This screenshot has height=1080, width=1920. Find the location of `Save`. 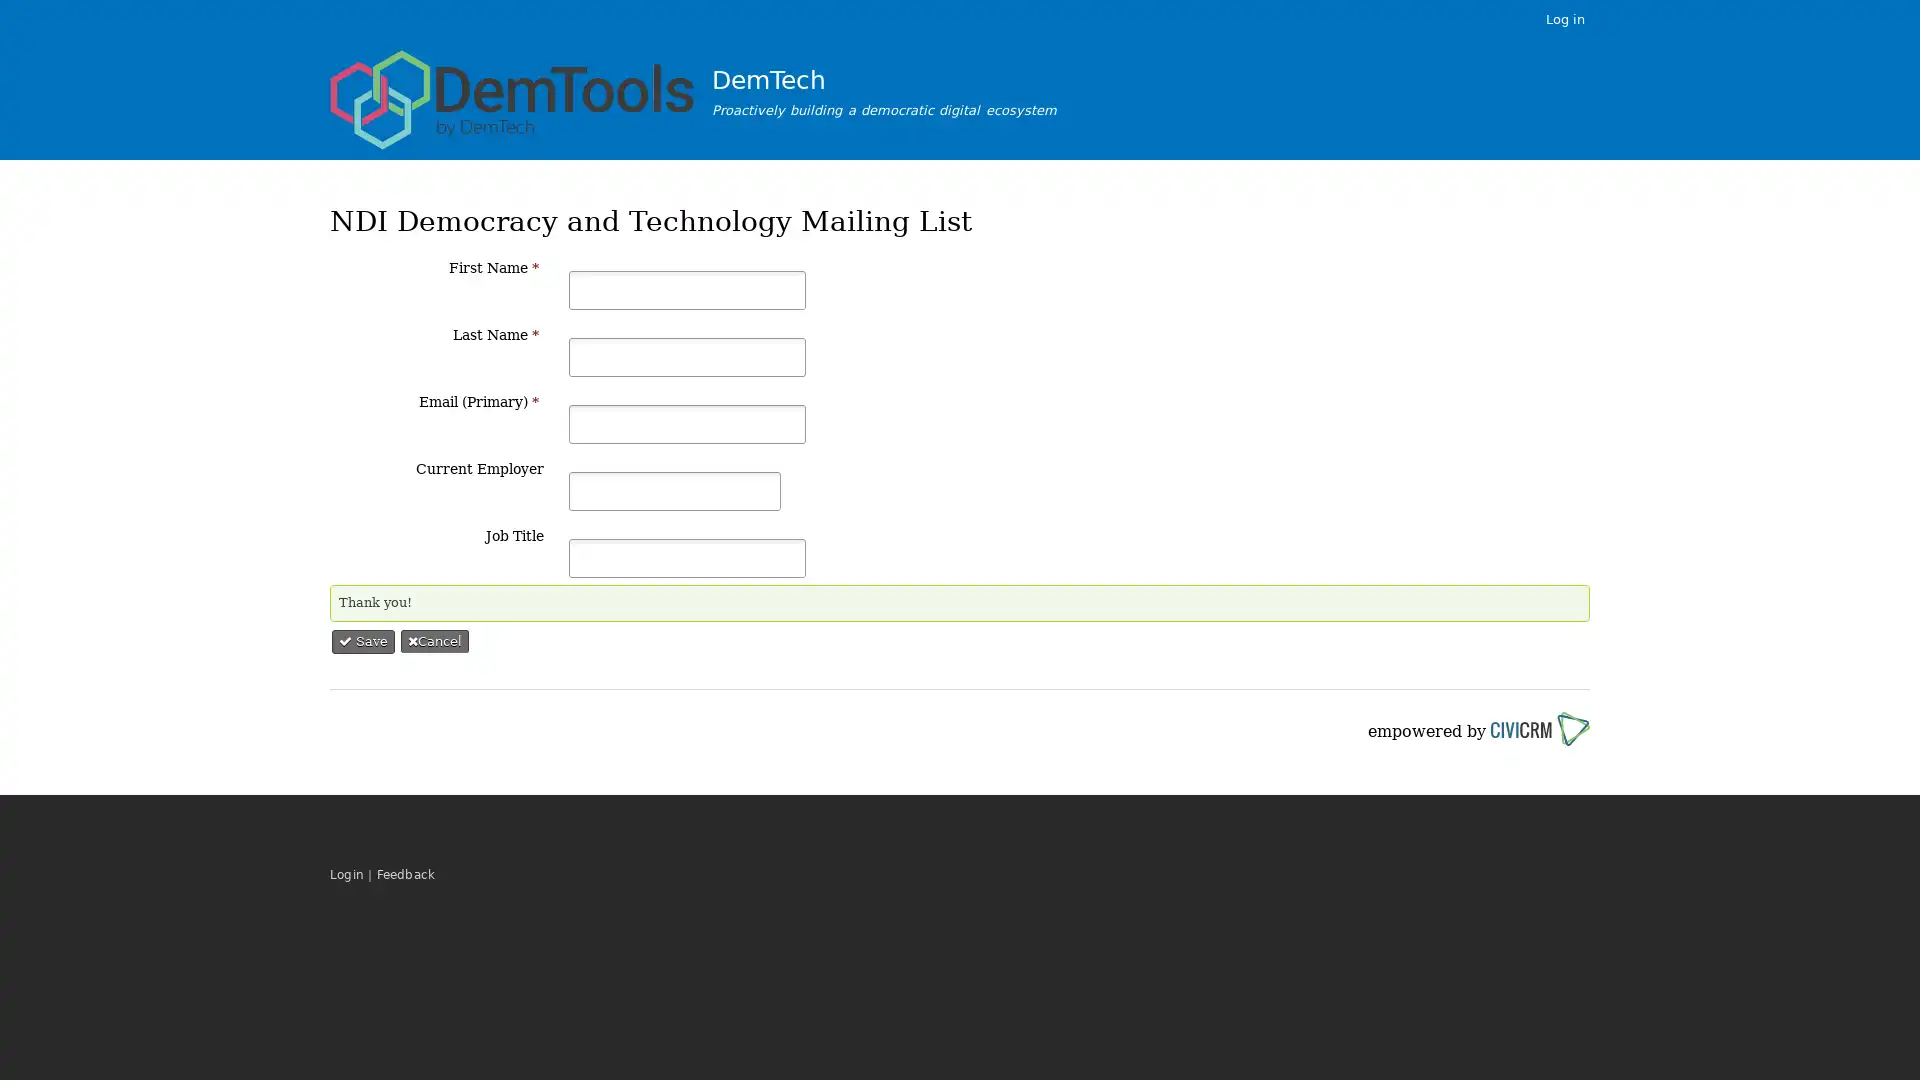

Save is located at coordinates (363, 641).